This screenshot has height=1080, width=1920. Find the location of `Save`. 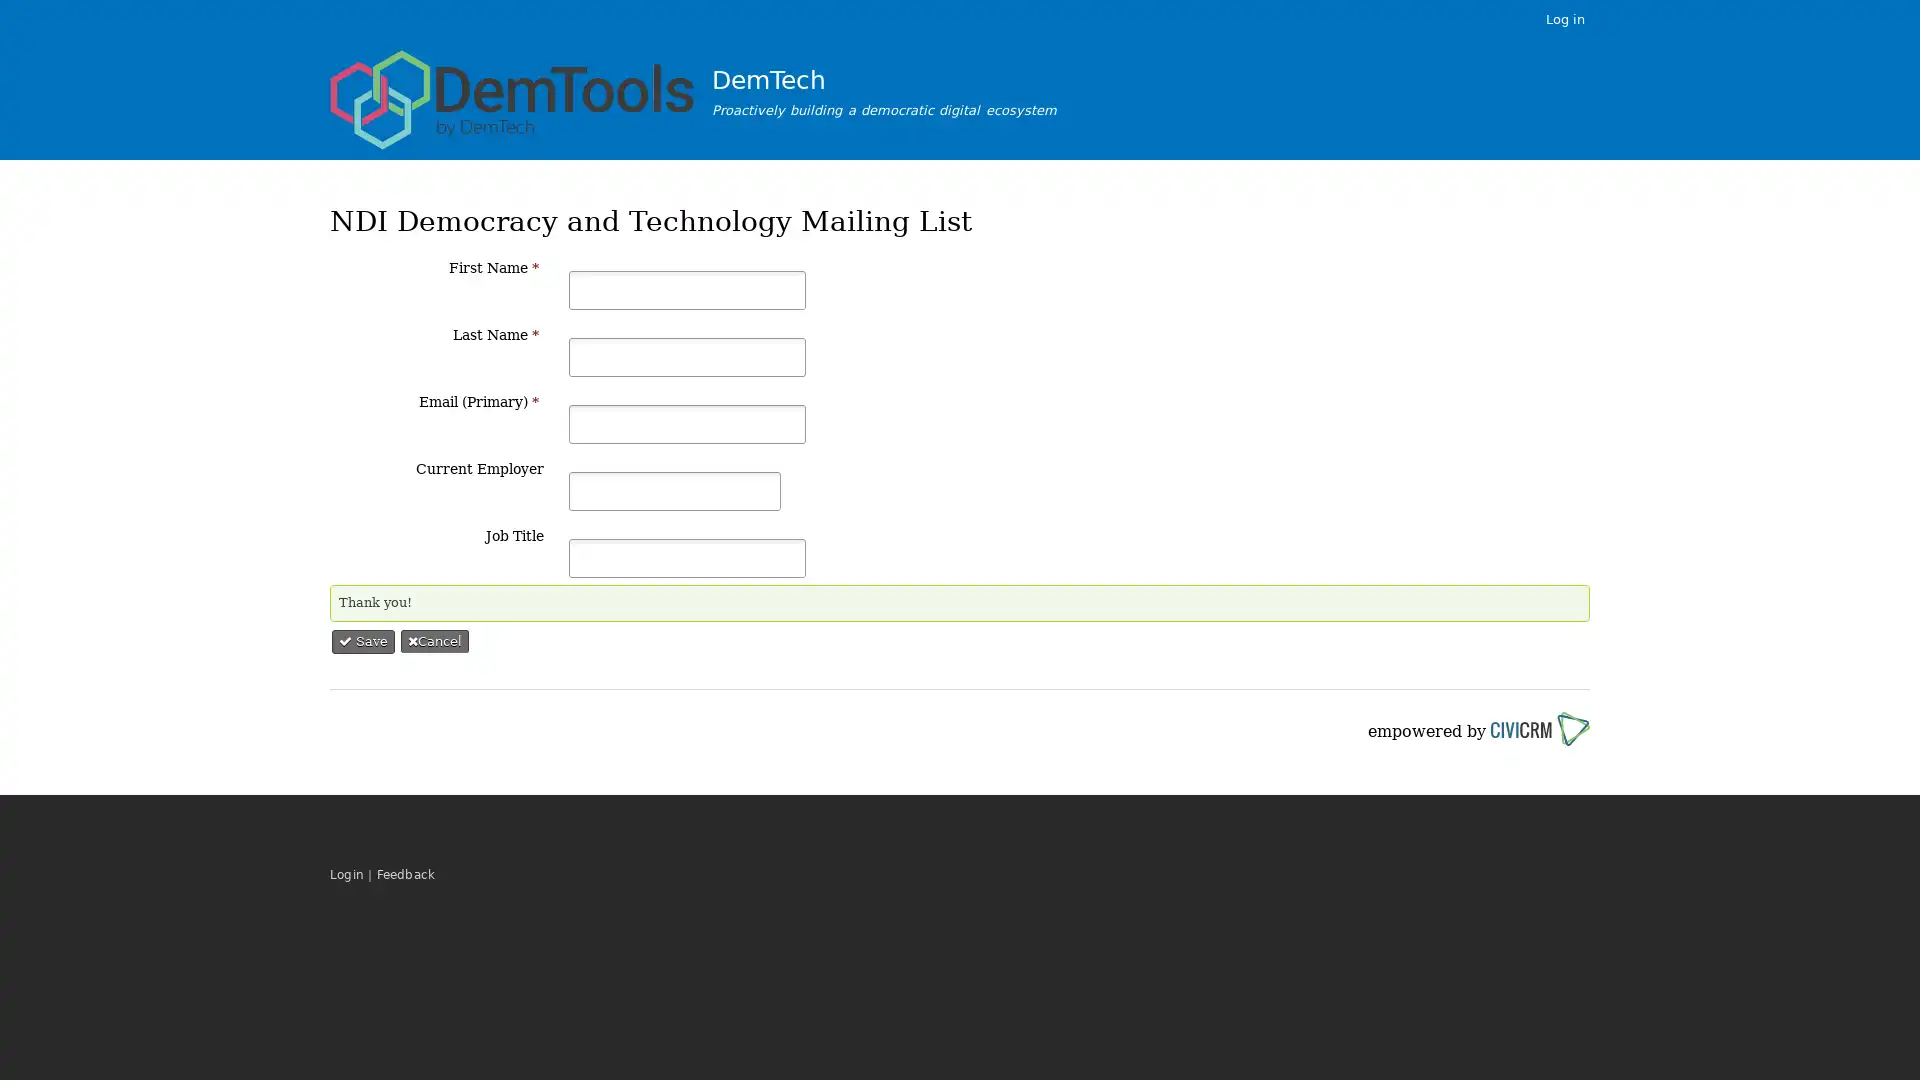

Save is located at coordinates (363, 641).